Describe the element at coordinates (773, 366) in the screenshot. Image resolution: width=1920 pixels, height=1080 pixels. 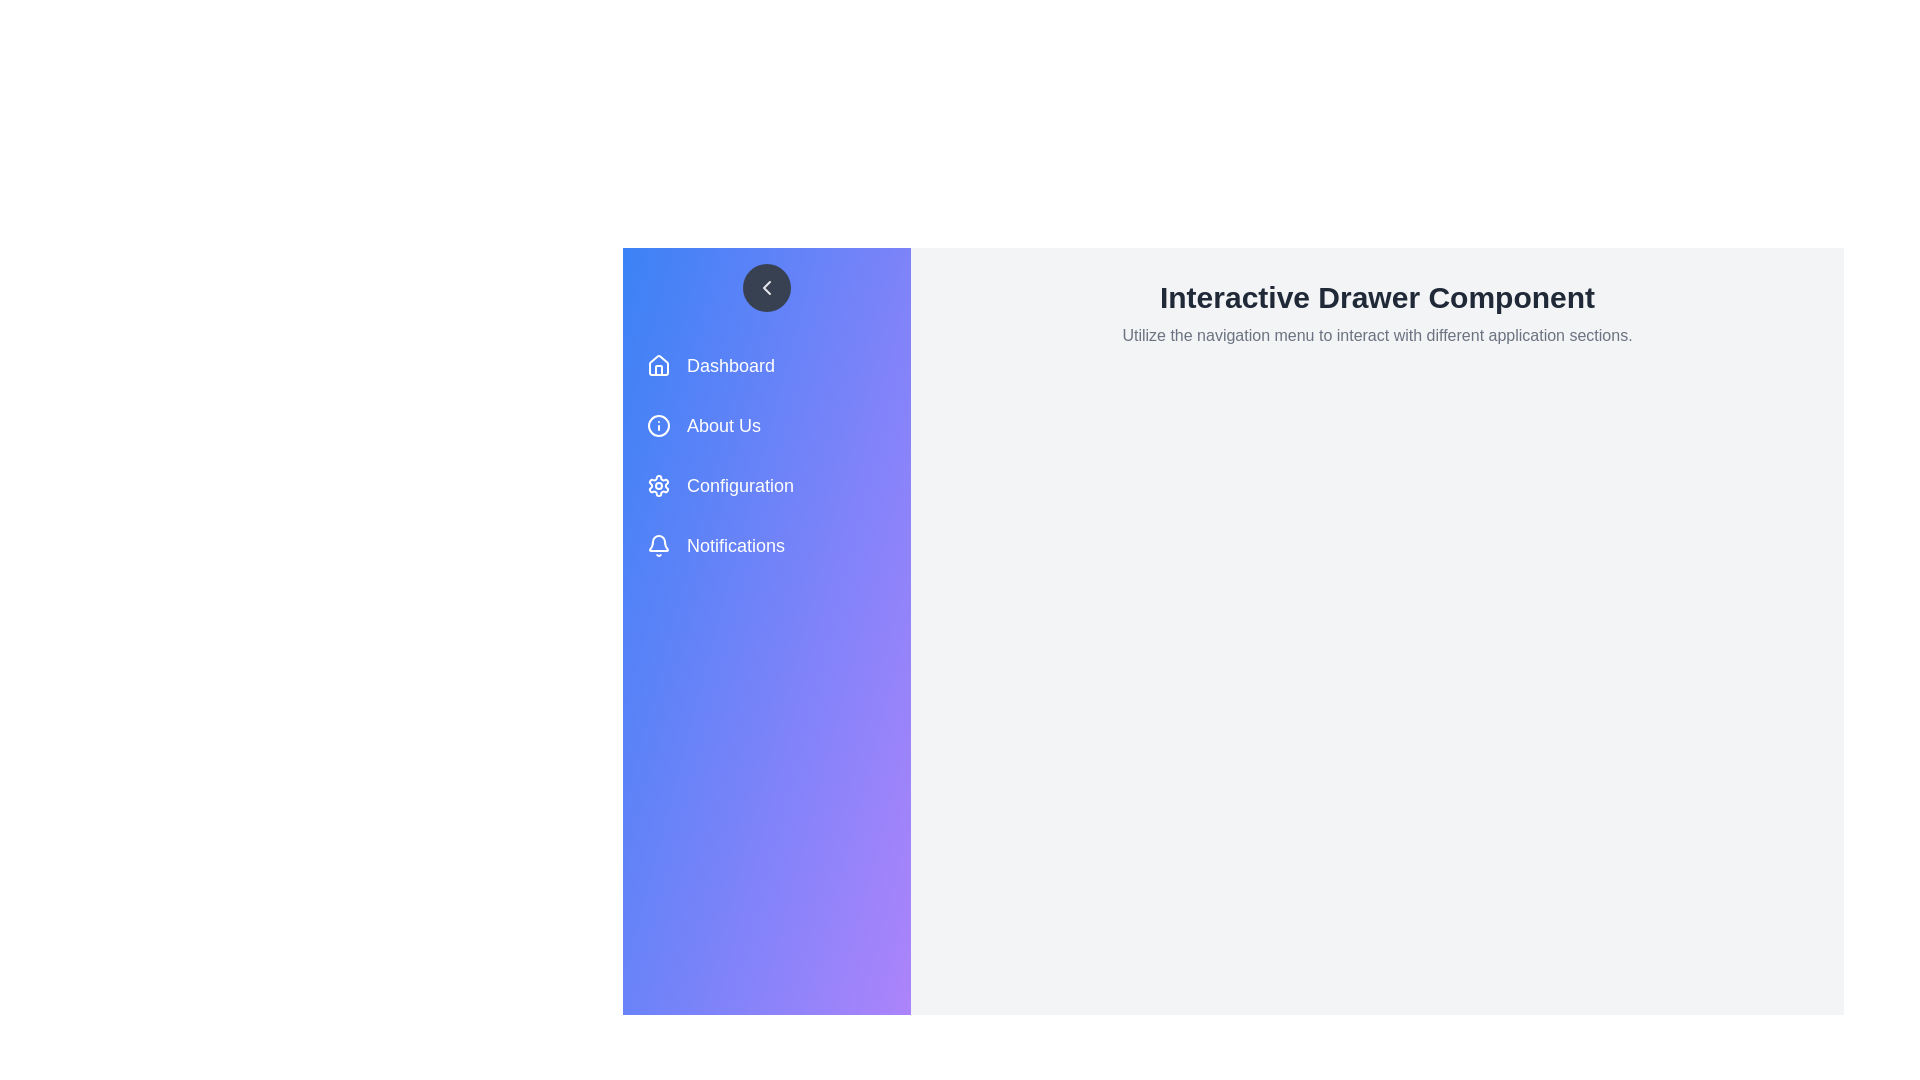
I see `'Dashboard' menu item, which features a house icon and is the first item in the vertical navigation list on the left panel` at that location.